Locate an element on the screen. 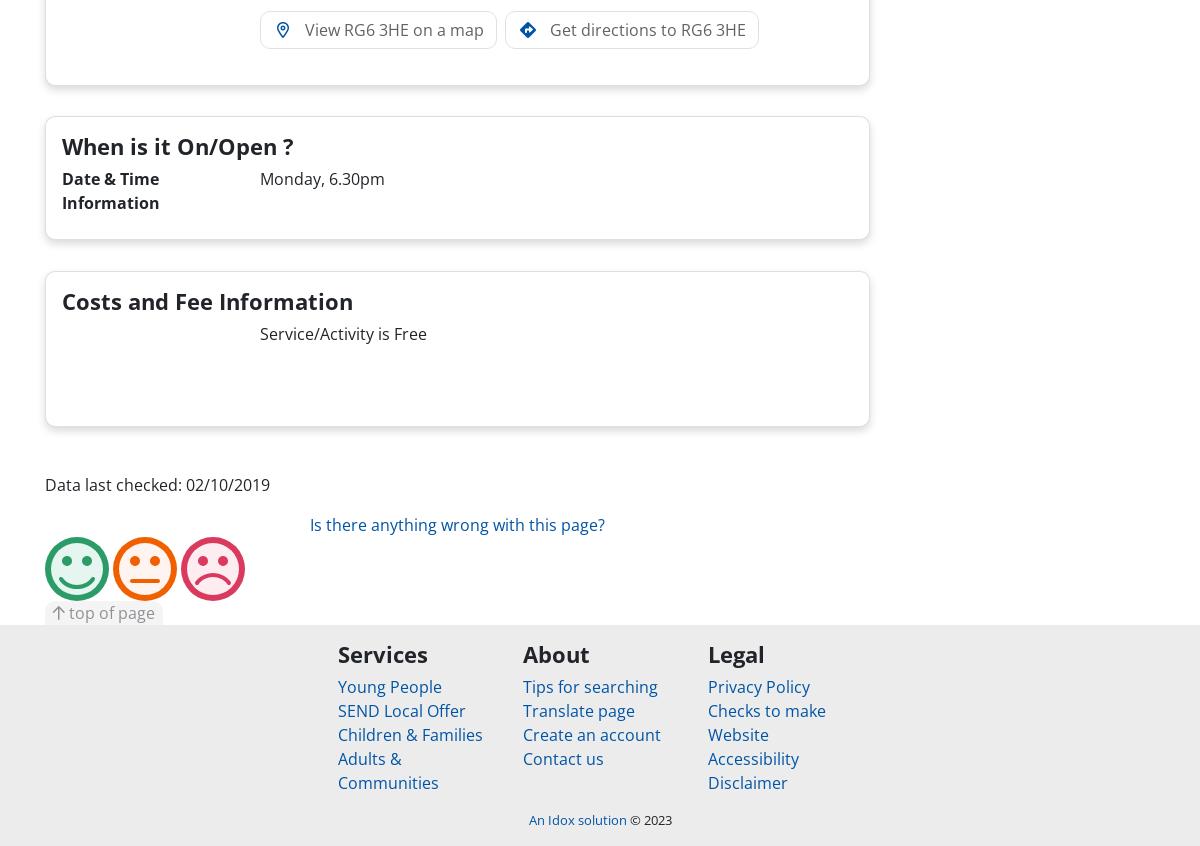  'Get directions' is located at coordinates (602, 29).